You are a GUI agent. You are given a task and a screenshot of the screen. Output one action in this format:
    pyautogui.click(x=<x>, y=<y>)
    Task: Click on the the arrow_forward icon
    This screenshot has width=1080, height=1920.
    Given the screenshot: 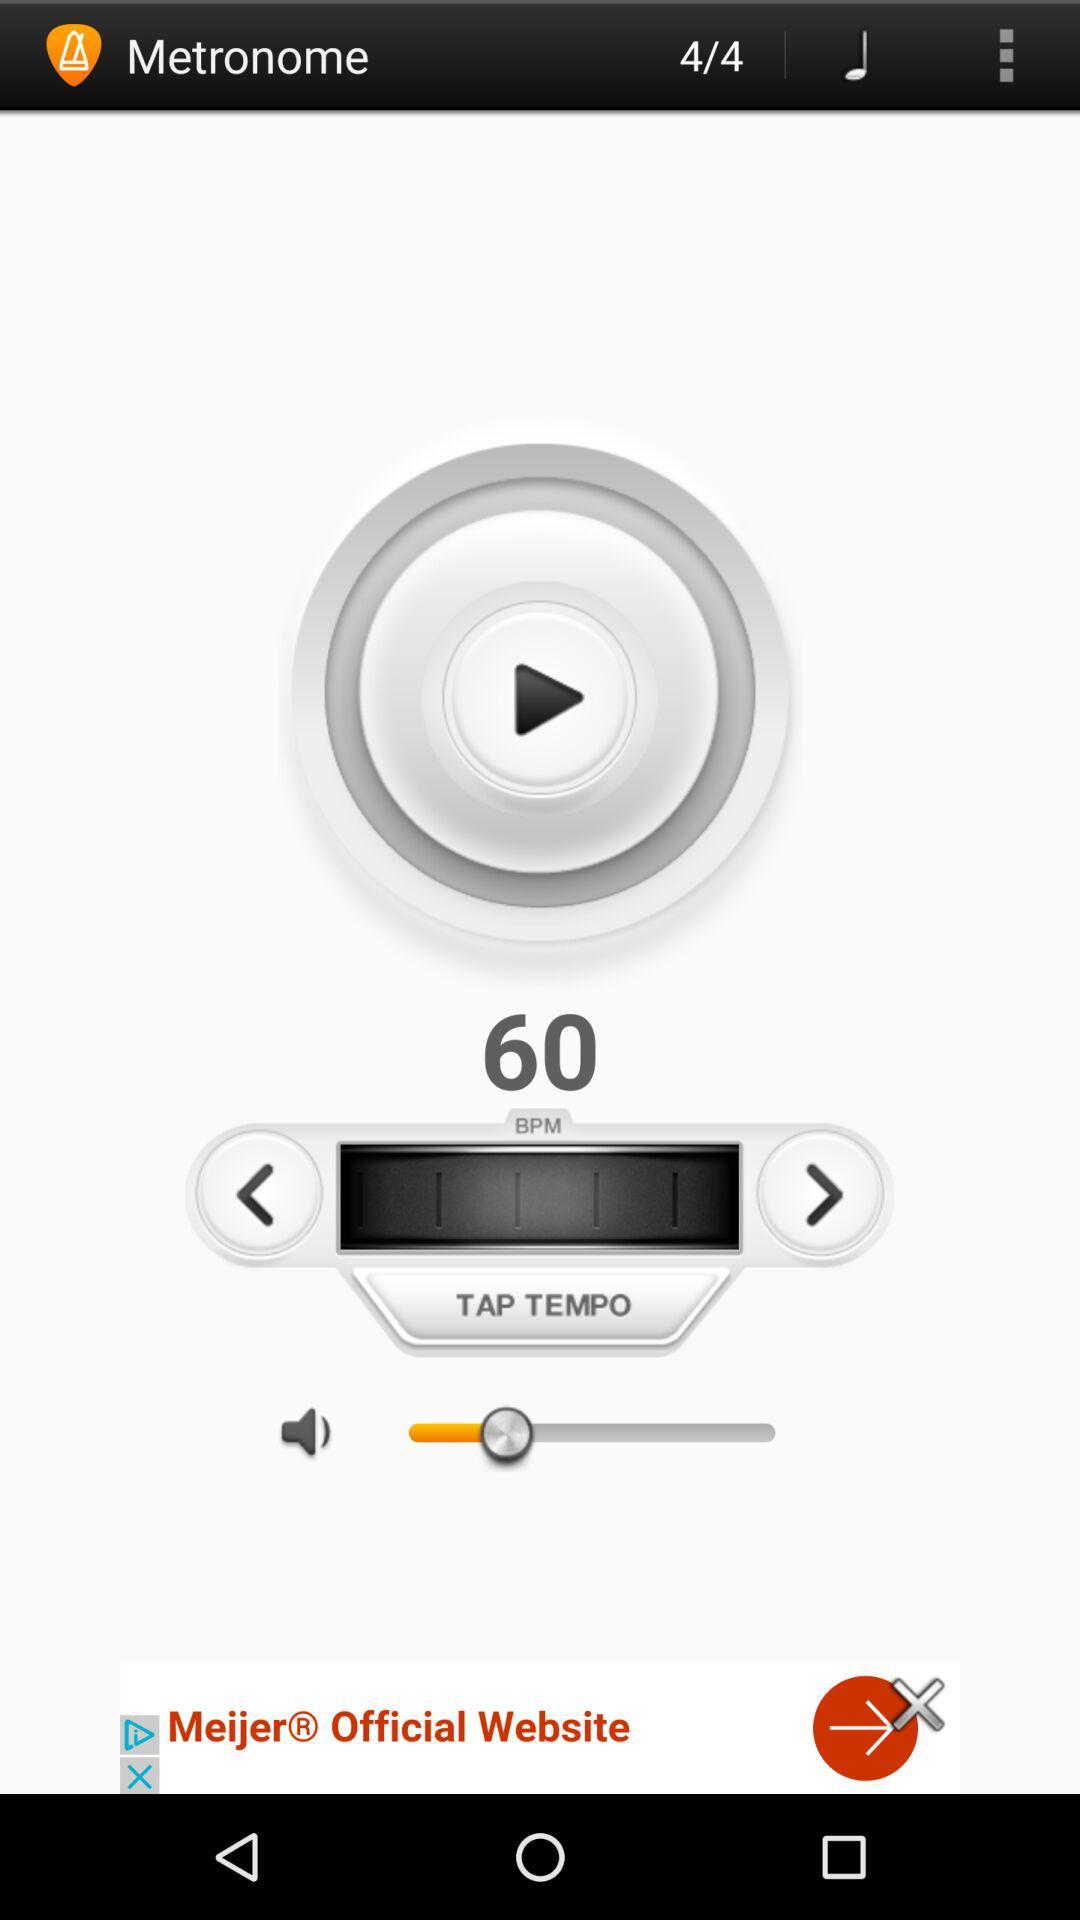 What is the action you would take?
    pyautogui.click(x=820, y=1278)
    